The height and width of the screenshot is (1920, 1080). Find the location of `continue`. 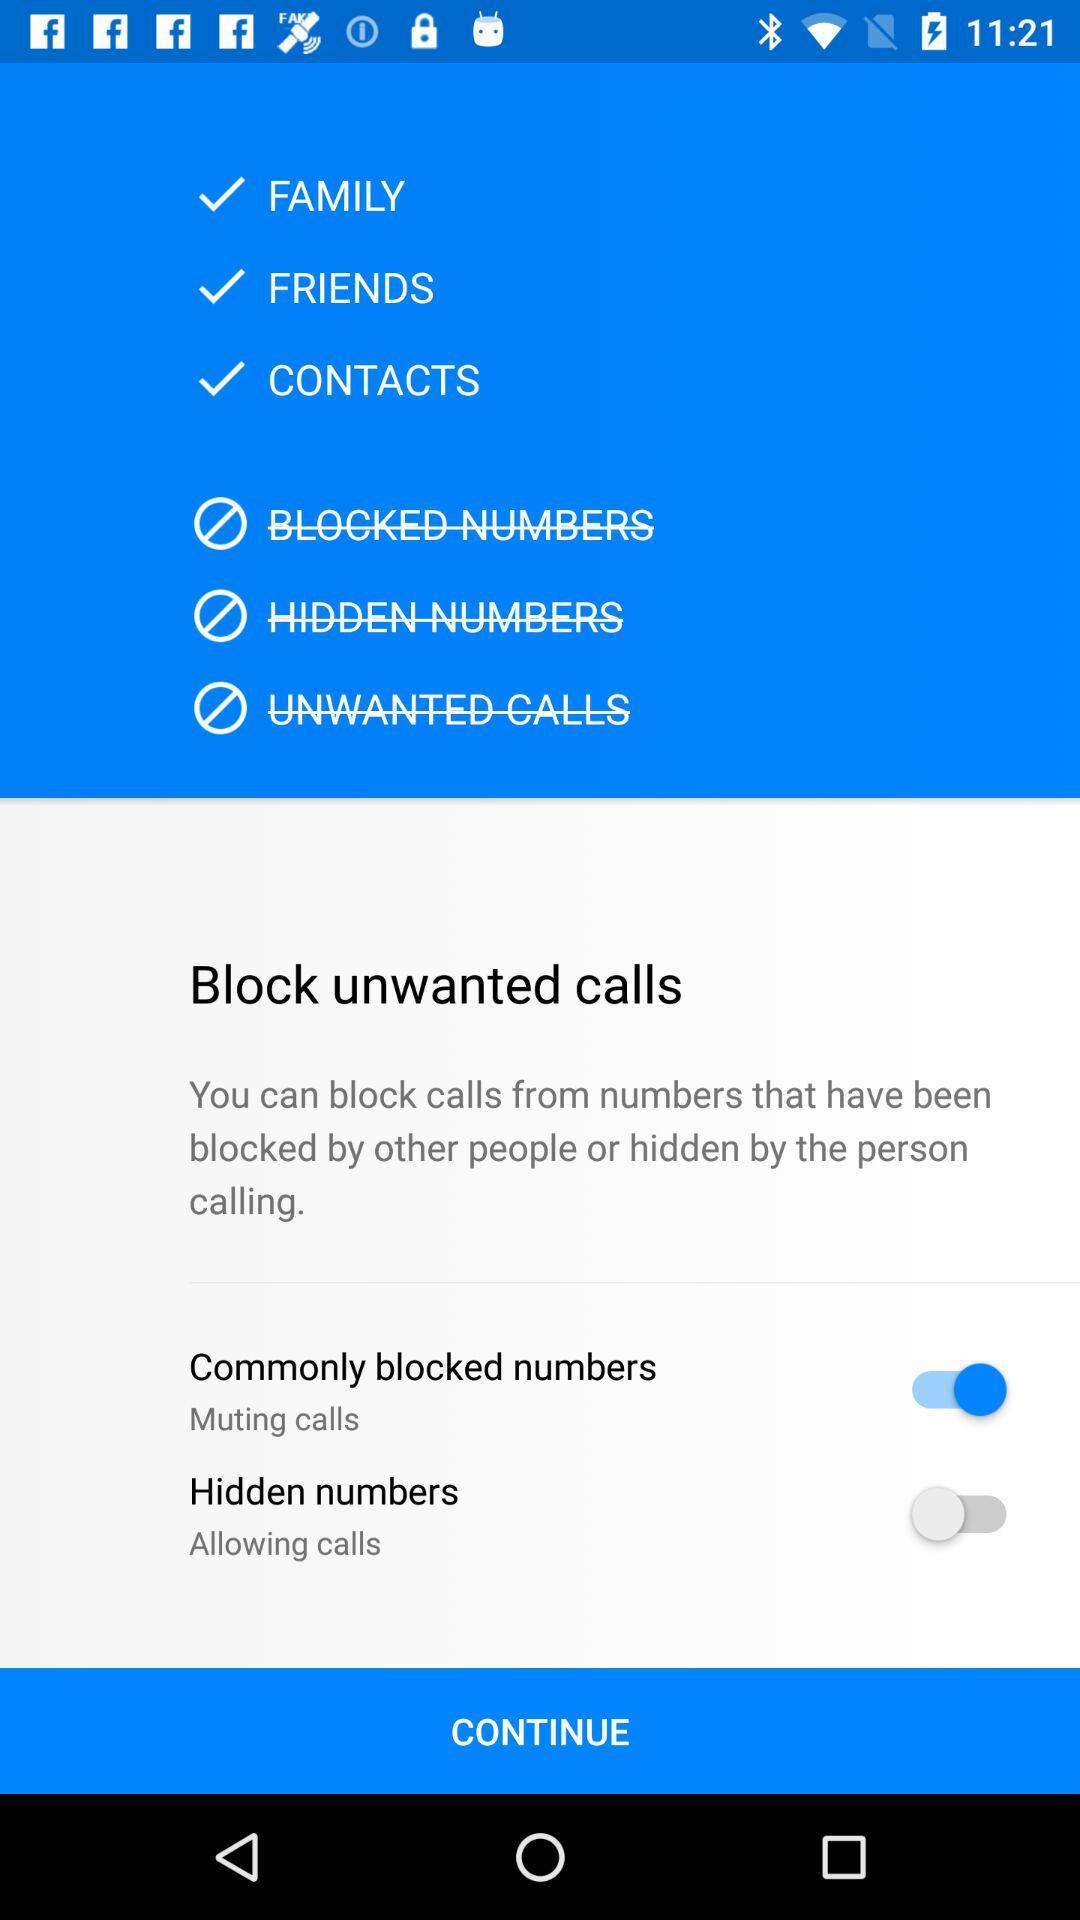

continue is located at coordinates (540, 1730).